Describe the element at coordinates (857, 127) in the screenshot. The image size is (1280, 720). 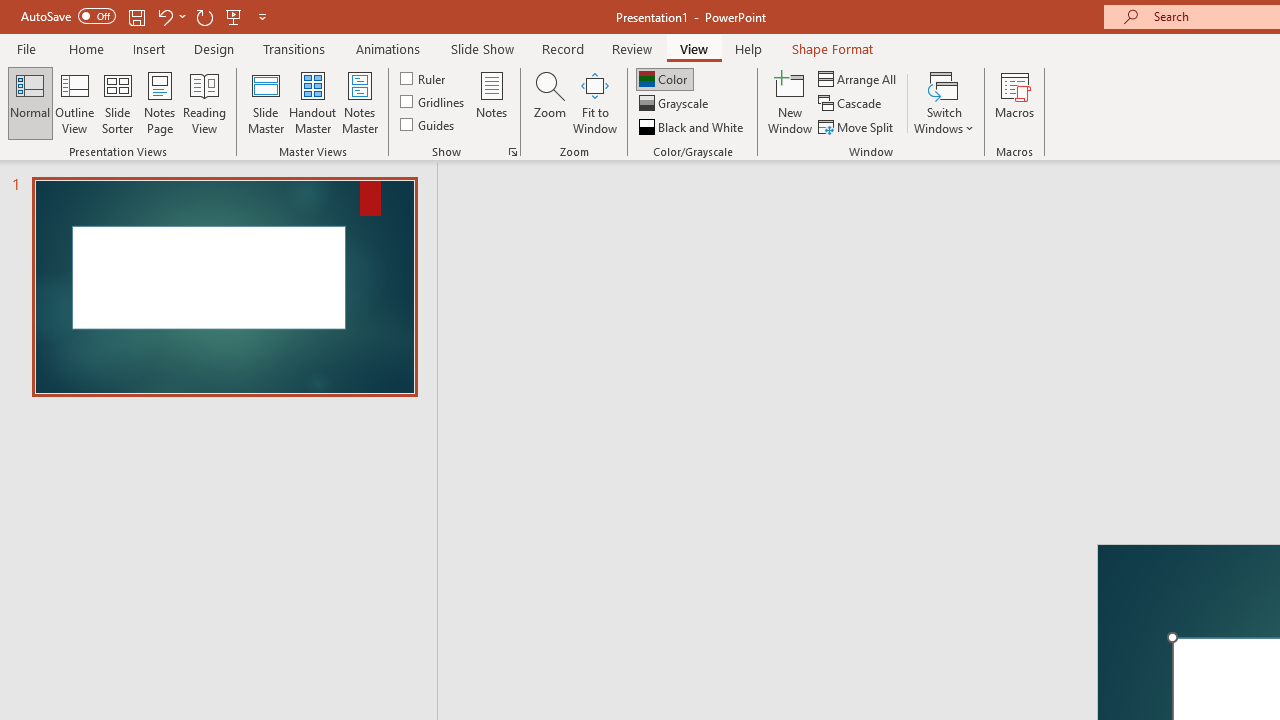
I see `'Move Split'` at that location.